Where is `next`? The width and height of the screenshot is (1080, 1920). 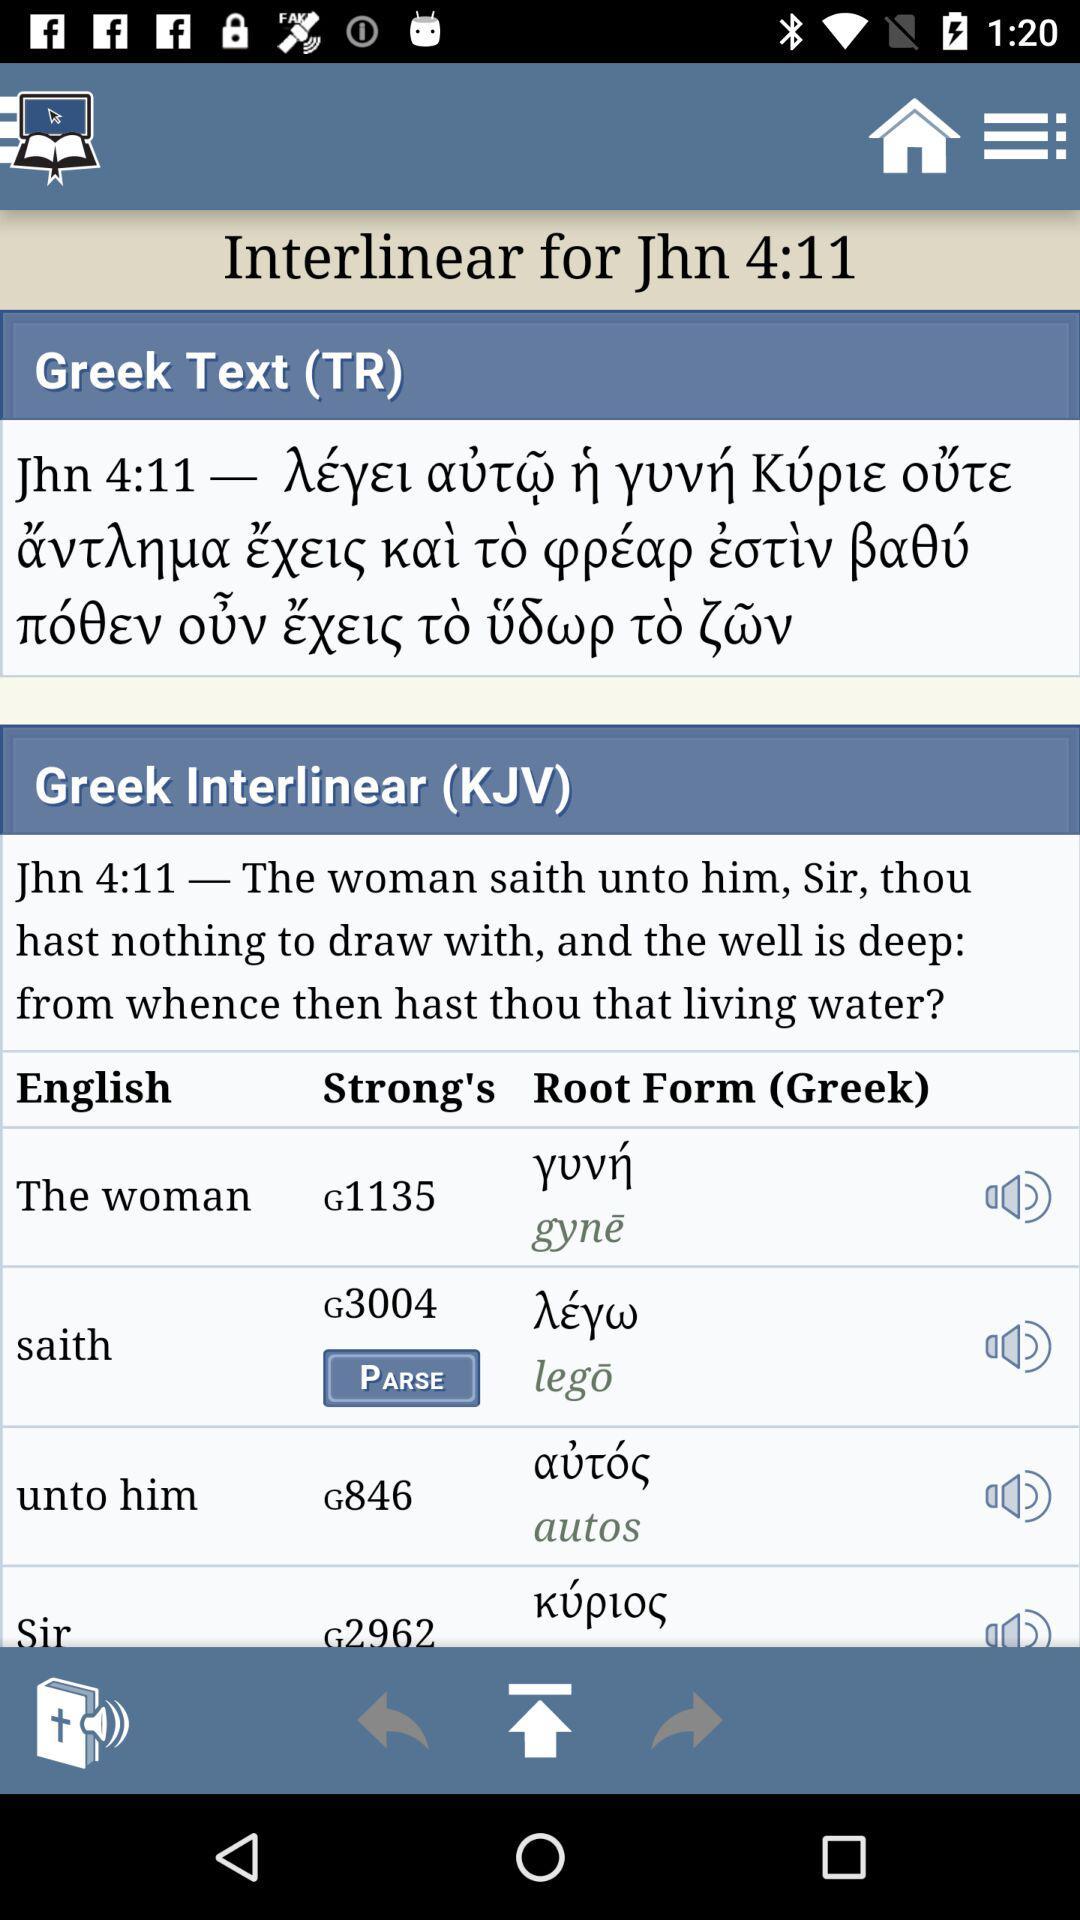 next is located at coordinates (685, 1719).